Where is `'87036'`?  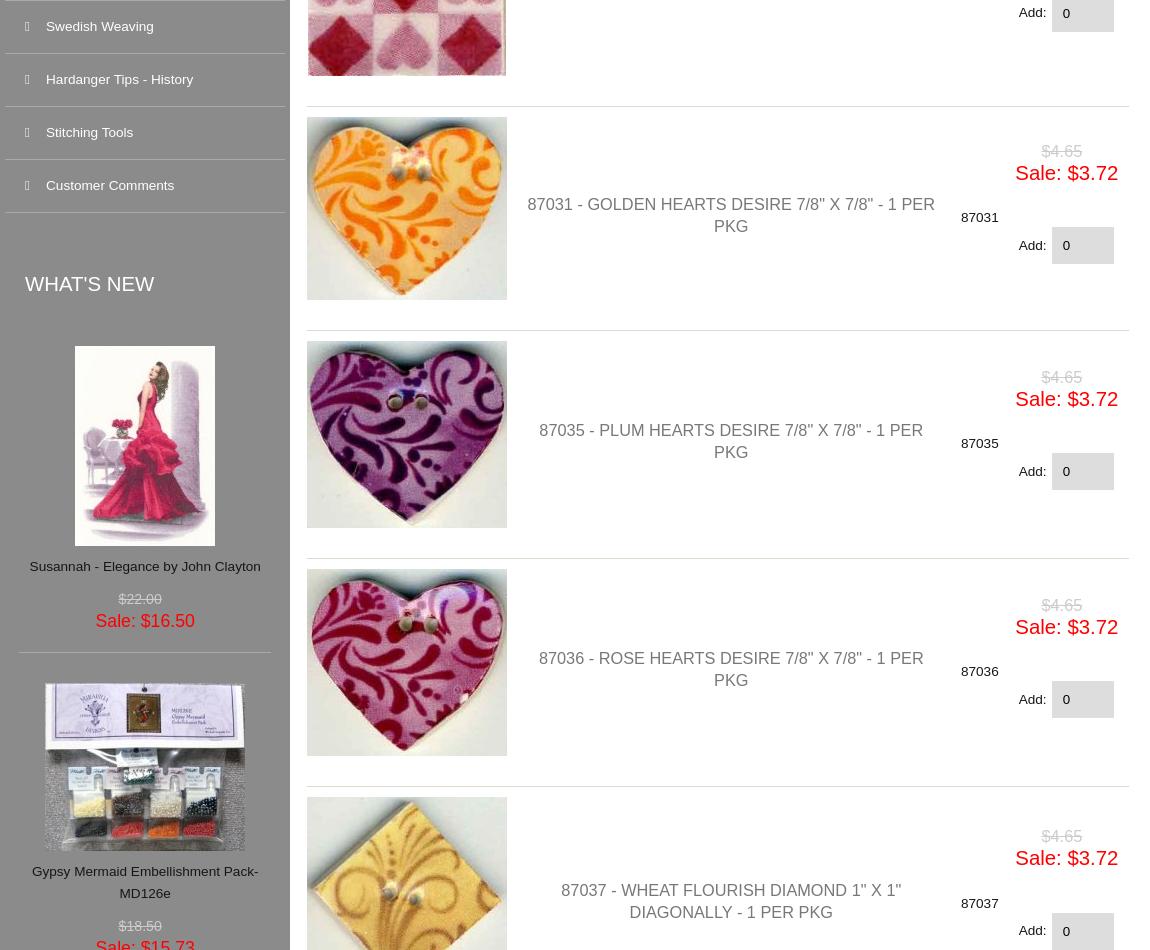
'87036' is located at coordinates (978, 671).